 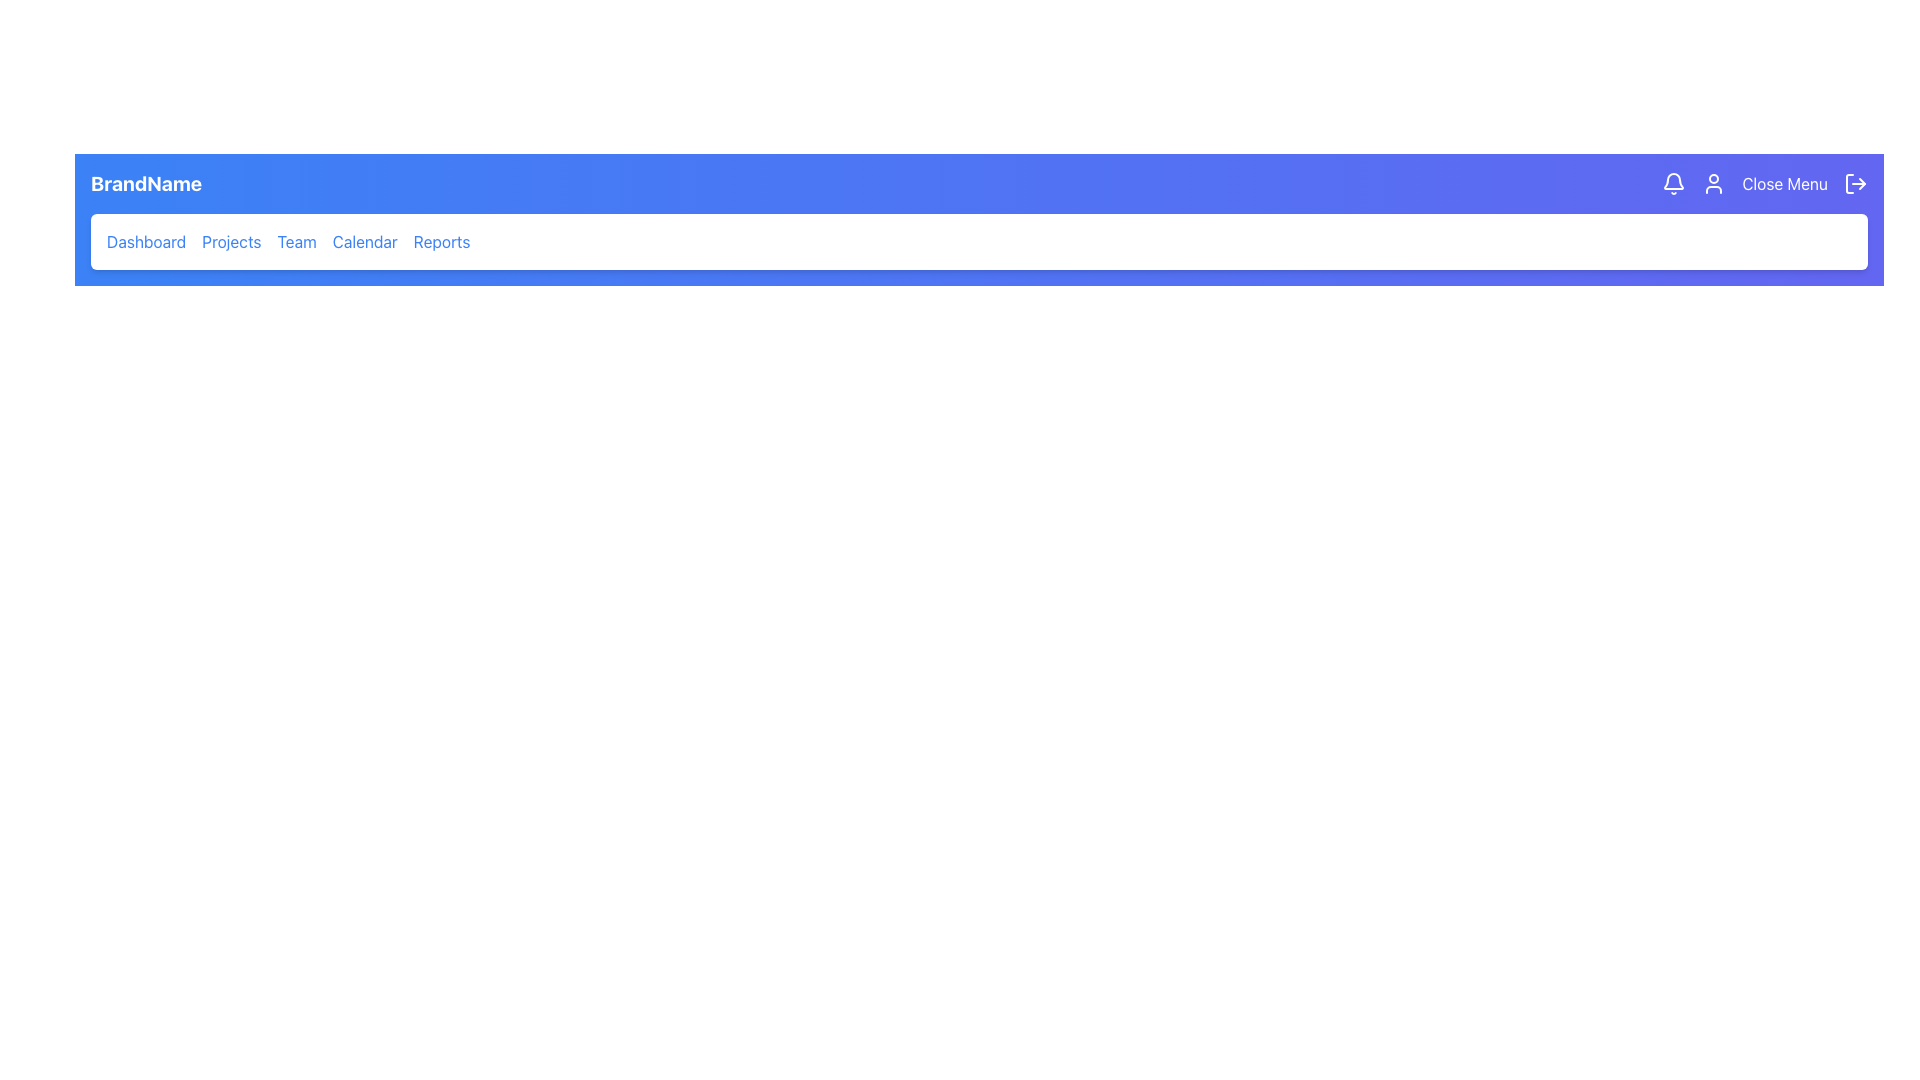 What do you see at coordinates (1674, 181) in the screenshot?
I see `the bell-shaped notification icon located in the top-right corner of the navigation bar, which is immediately to the left of the user profile icon` at bounding box center [1674, 181].